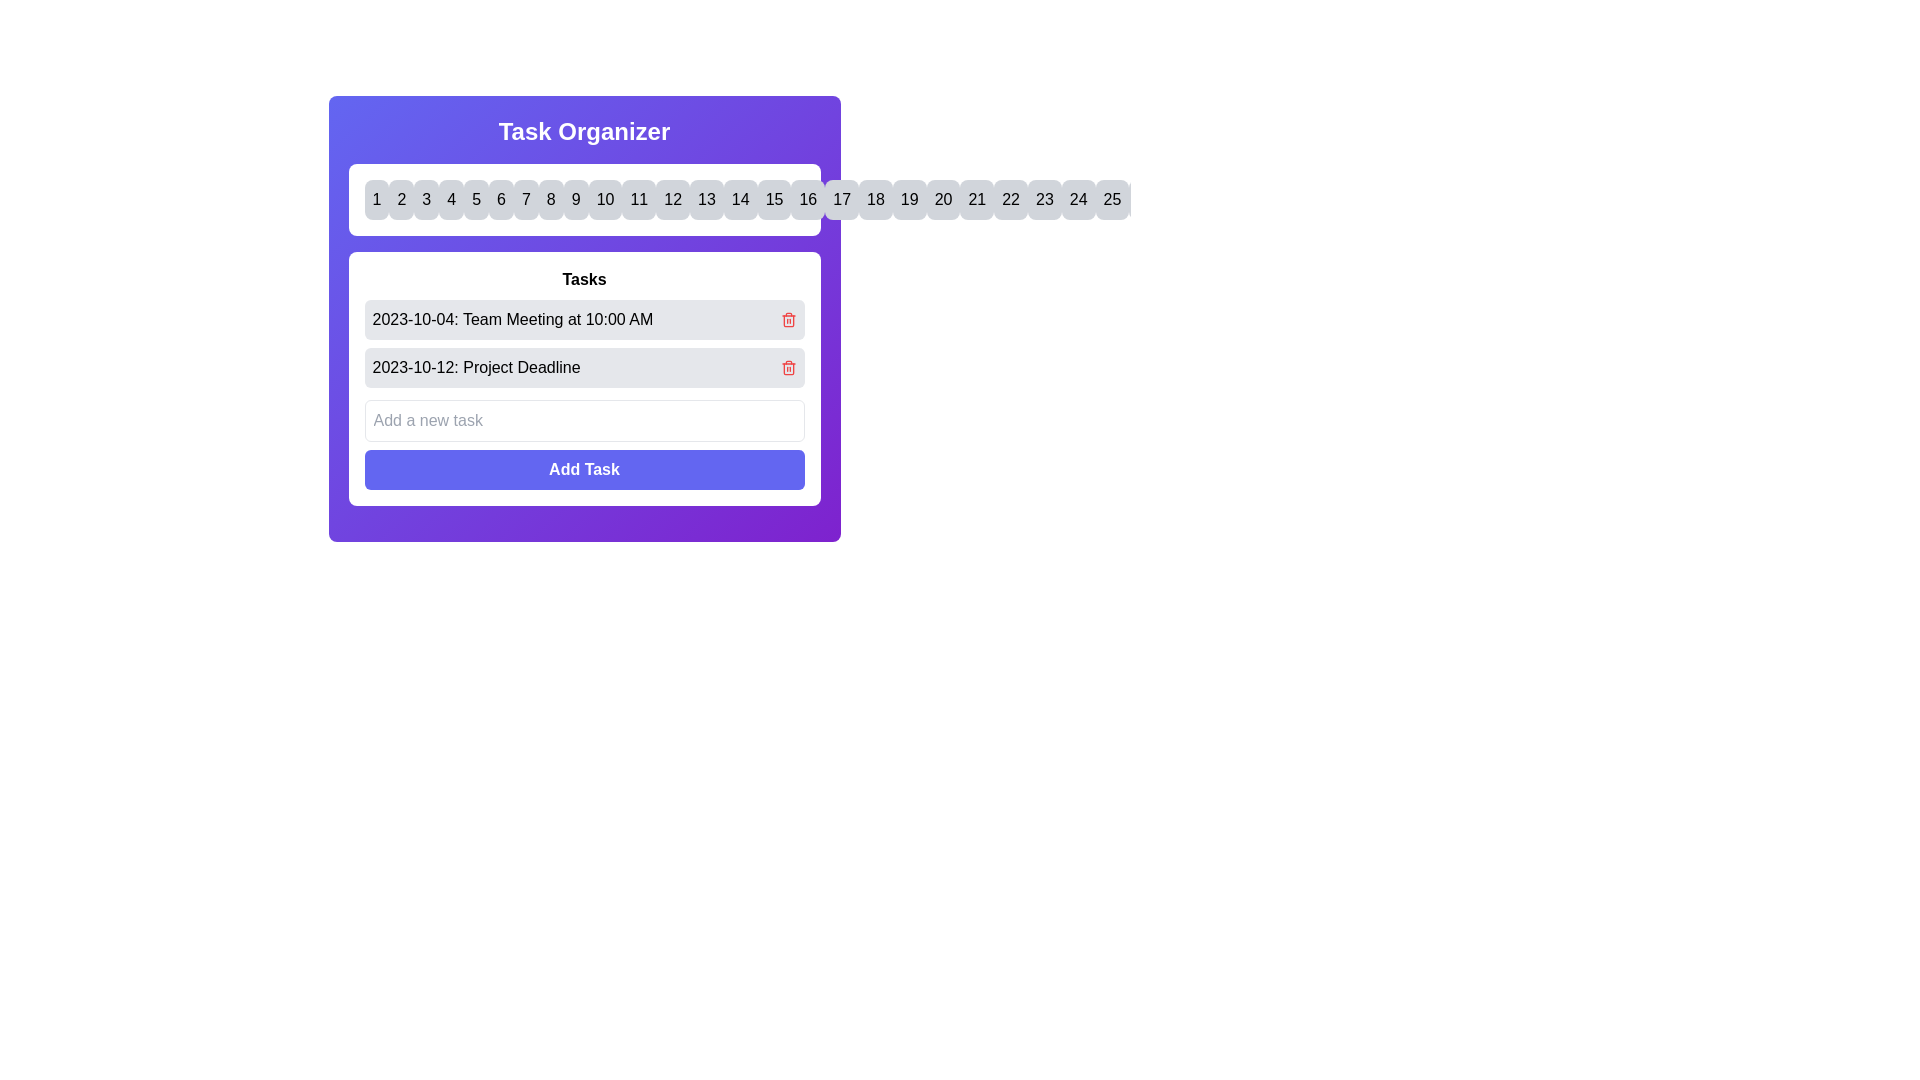 Image resolution: width=1920 pixels, height=1080 pixels. I want to click on the 'Add Task' button, which is a rectangular button with an indigo background and white text, located at the bottom of the task organizer interface, so click(583, 470).